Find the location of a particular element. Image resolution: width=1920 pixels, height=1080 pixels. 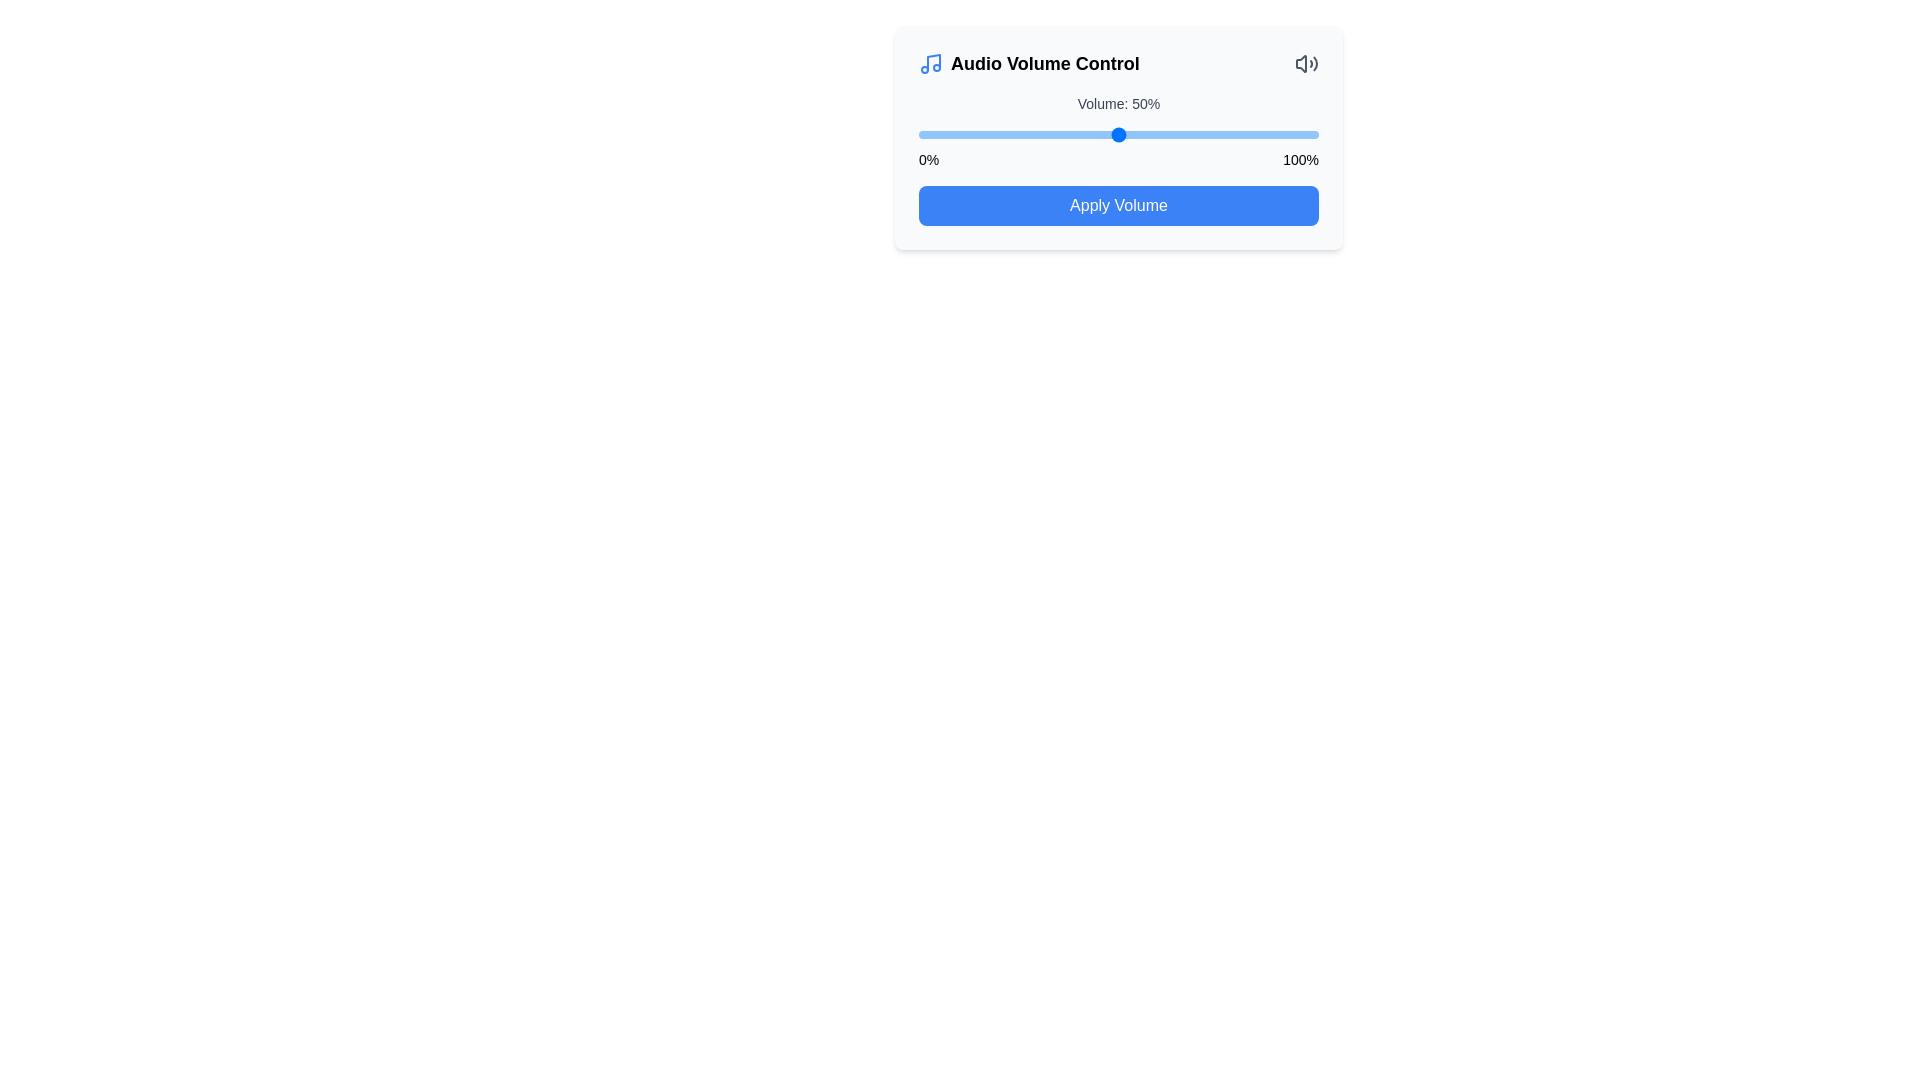

the static informational text that indicates the minimum ('0%') and maximum ('100%') values of the volume range, located below the volume slider labeled 'Volume: 50%' is located at coordinates (1117, 158).